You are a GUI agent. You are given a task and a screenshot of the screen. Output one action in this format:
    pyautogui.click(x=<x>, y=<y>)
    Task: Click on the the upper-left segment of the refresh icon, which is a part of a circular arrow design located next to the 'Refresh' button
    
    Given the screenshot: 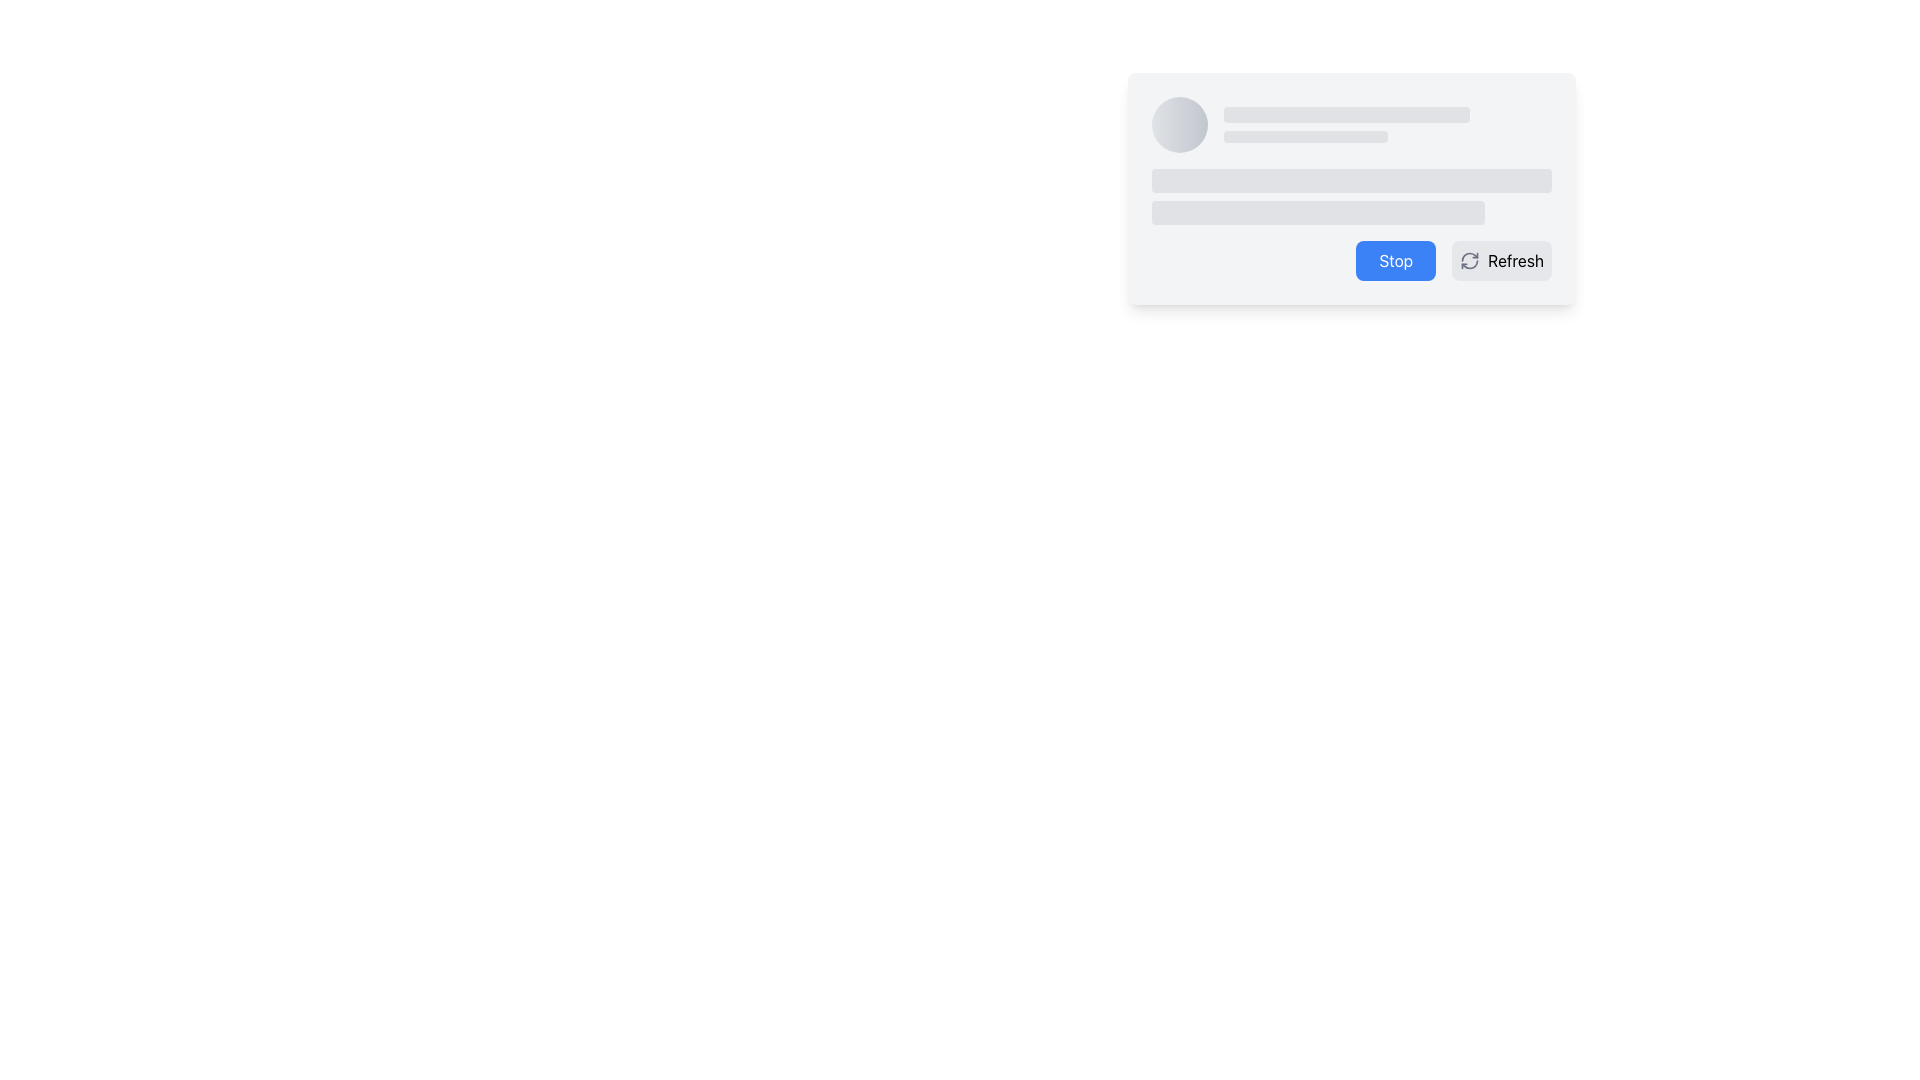 What is the action you would take?
    pyautogui.click(x=1470, y=256)
    